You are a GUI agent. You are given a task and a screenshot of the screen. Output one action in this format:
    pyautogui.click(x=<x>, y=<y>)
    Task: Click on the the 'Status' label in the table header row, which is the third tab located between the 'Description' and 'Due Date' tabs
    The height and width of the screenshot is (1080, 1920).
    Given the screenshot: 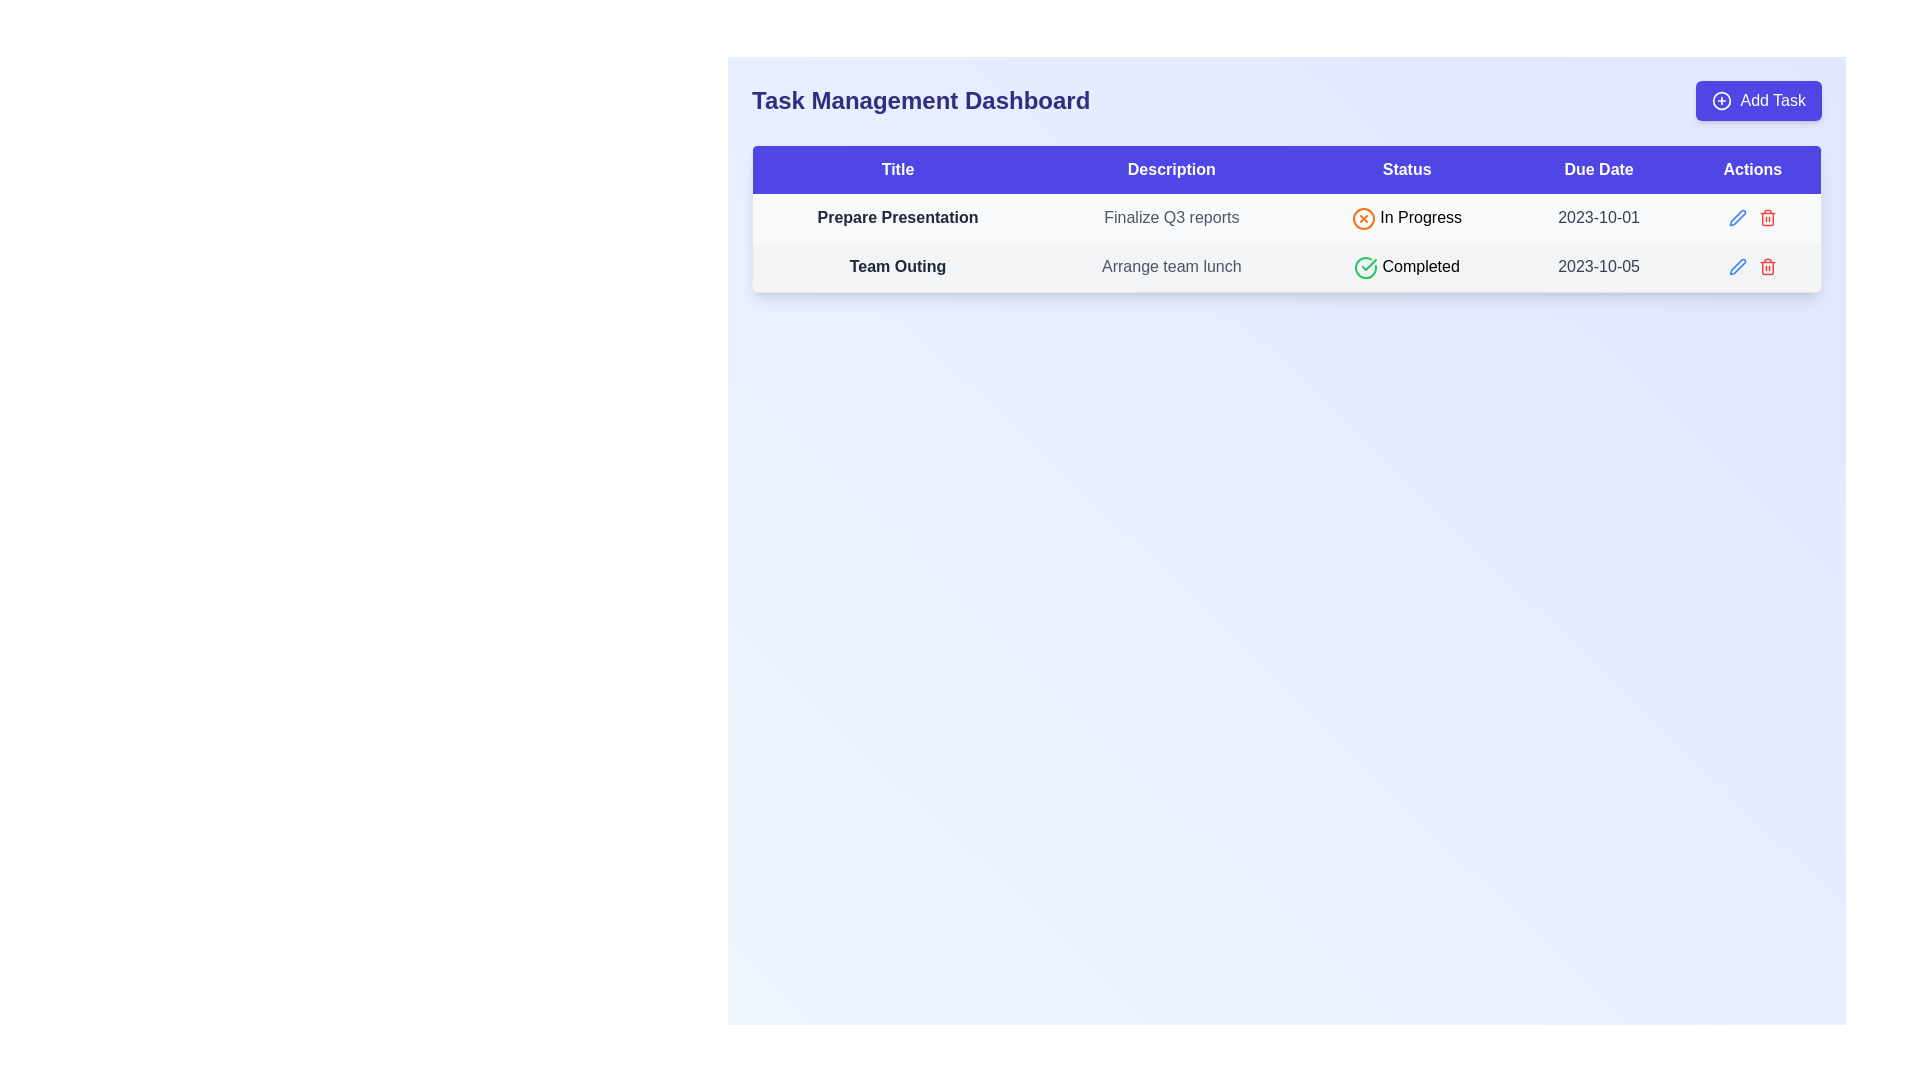 What is the action you would take?
    pyautogui.click(x=1406, y=168)
    